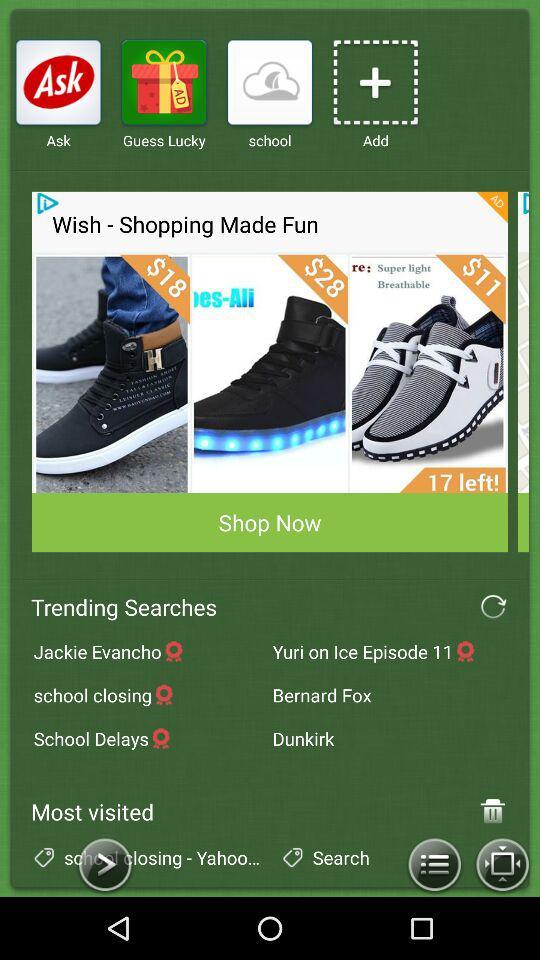  What do you see at coordinates (492, 867) in the screenshot?
I see `the delete icon` at bounding box center [492, 867].